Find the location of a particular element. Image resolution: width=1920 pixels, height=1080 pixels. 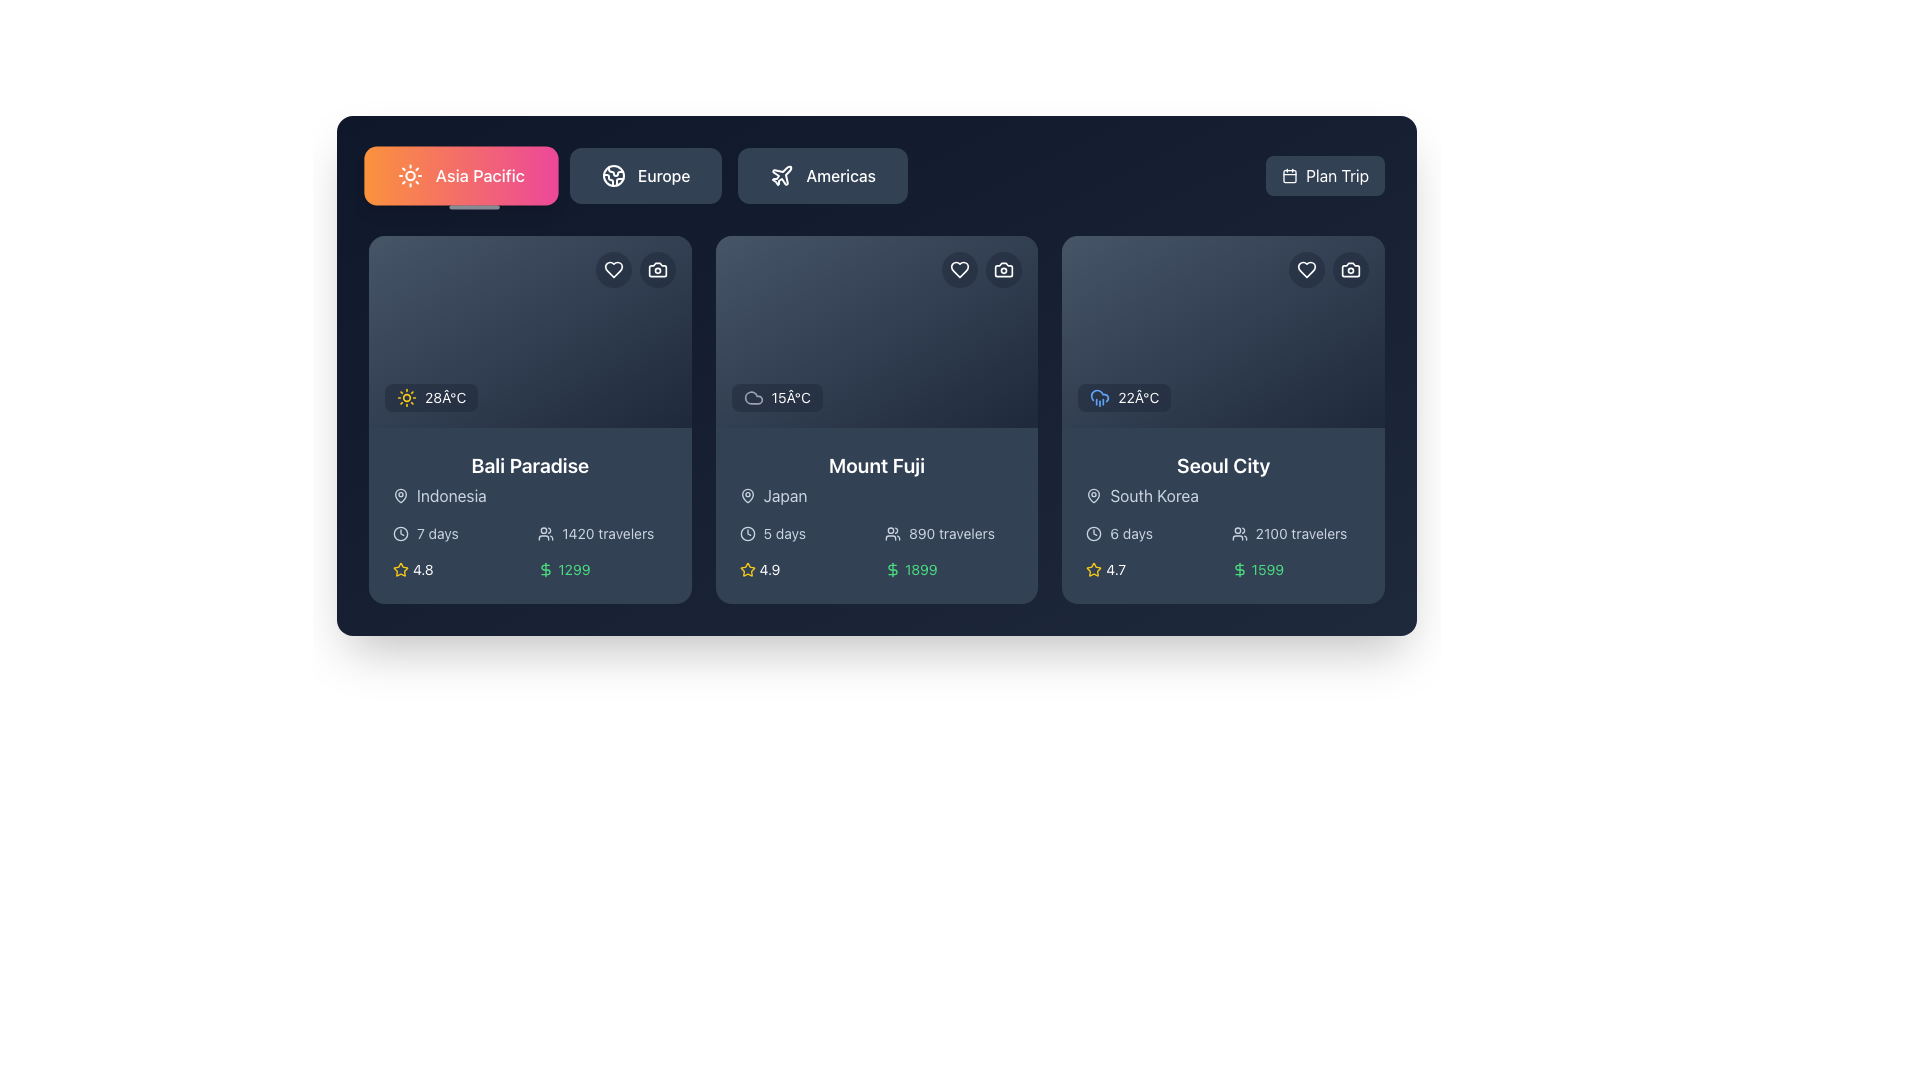

the cloud icon in the weather display of the 'Mount Fuji' card is located at coordinates (752, 397).